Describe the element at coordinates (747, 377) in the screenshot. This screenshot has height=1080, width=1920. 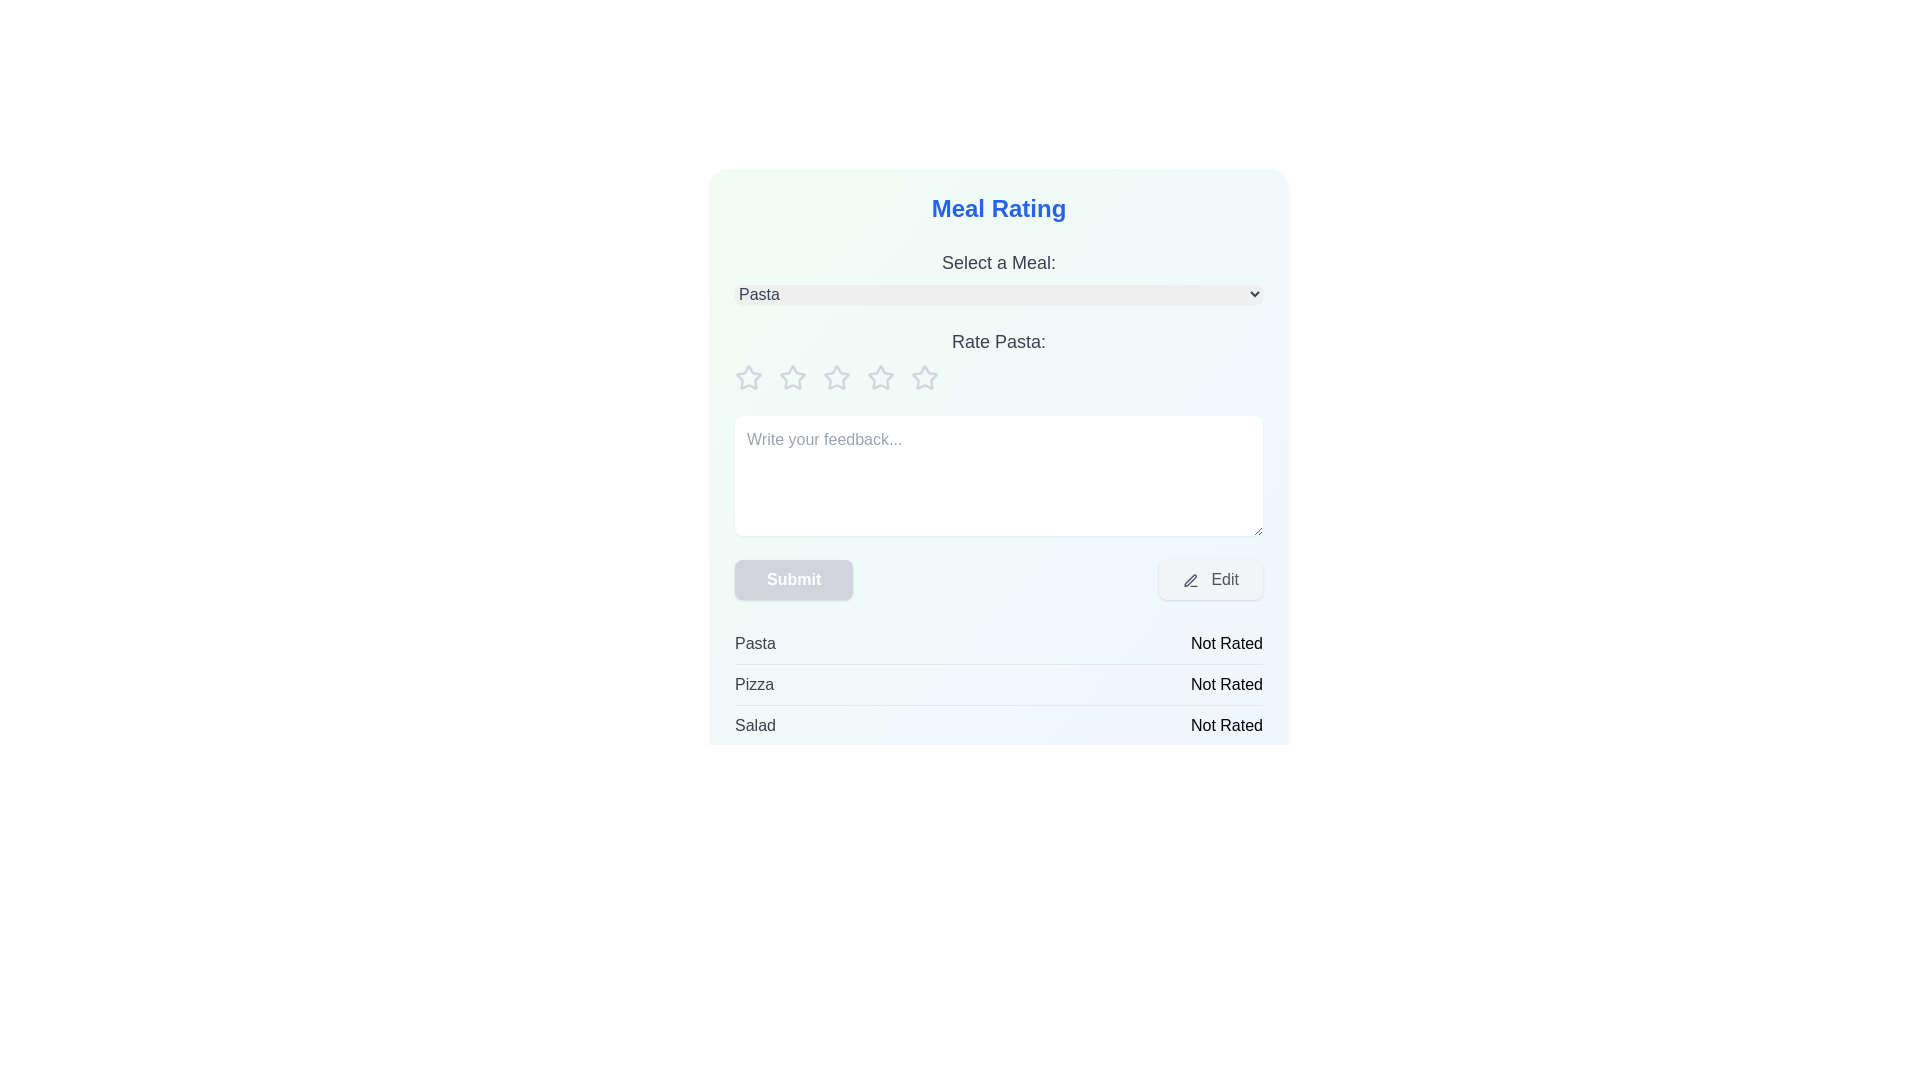
I see `the leftmost hollow star-shaped rating icon` at that location.